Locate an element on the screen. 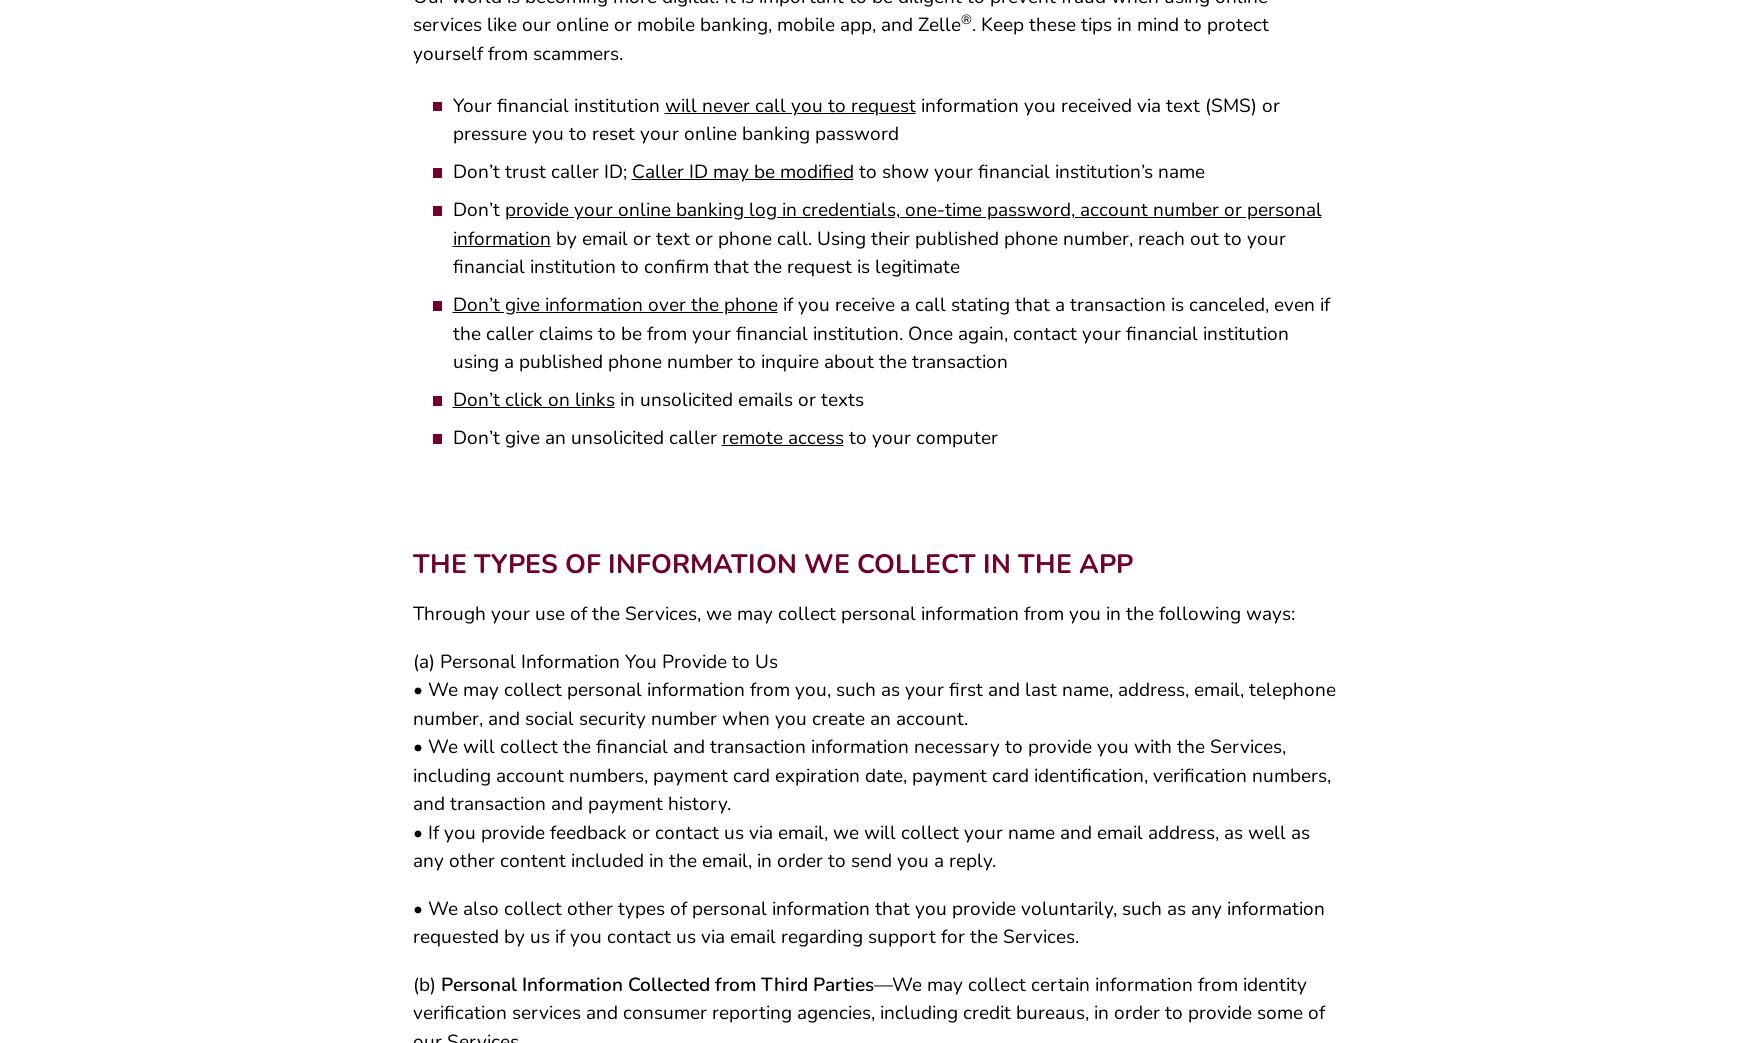 This screenshot has width=1750, height=1043. '• We also collect other types of personal information that you provide voluntarily, such as any information requested by us if you contact us via email regarding support for the Services.' is located at coordinates (868, 929).